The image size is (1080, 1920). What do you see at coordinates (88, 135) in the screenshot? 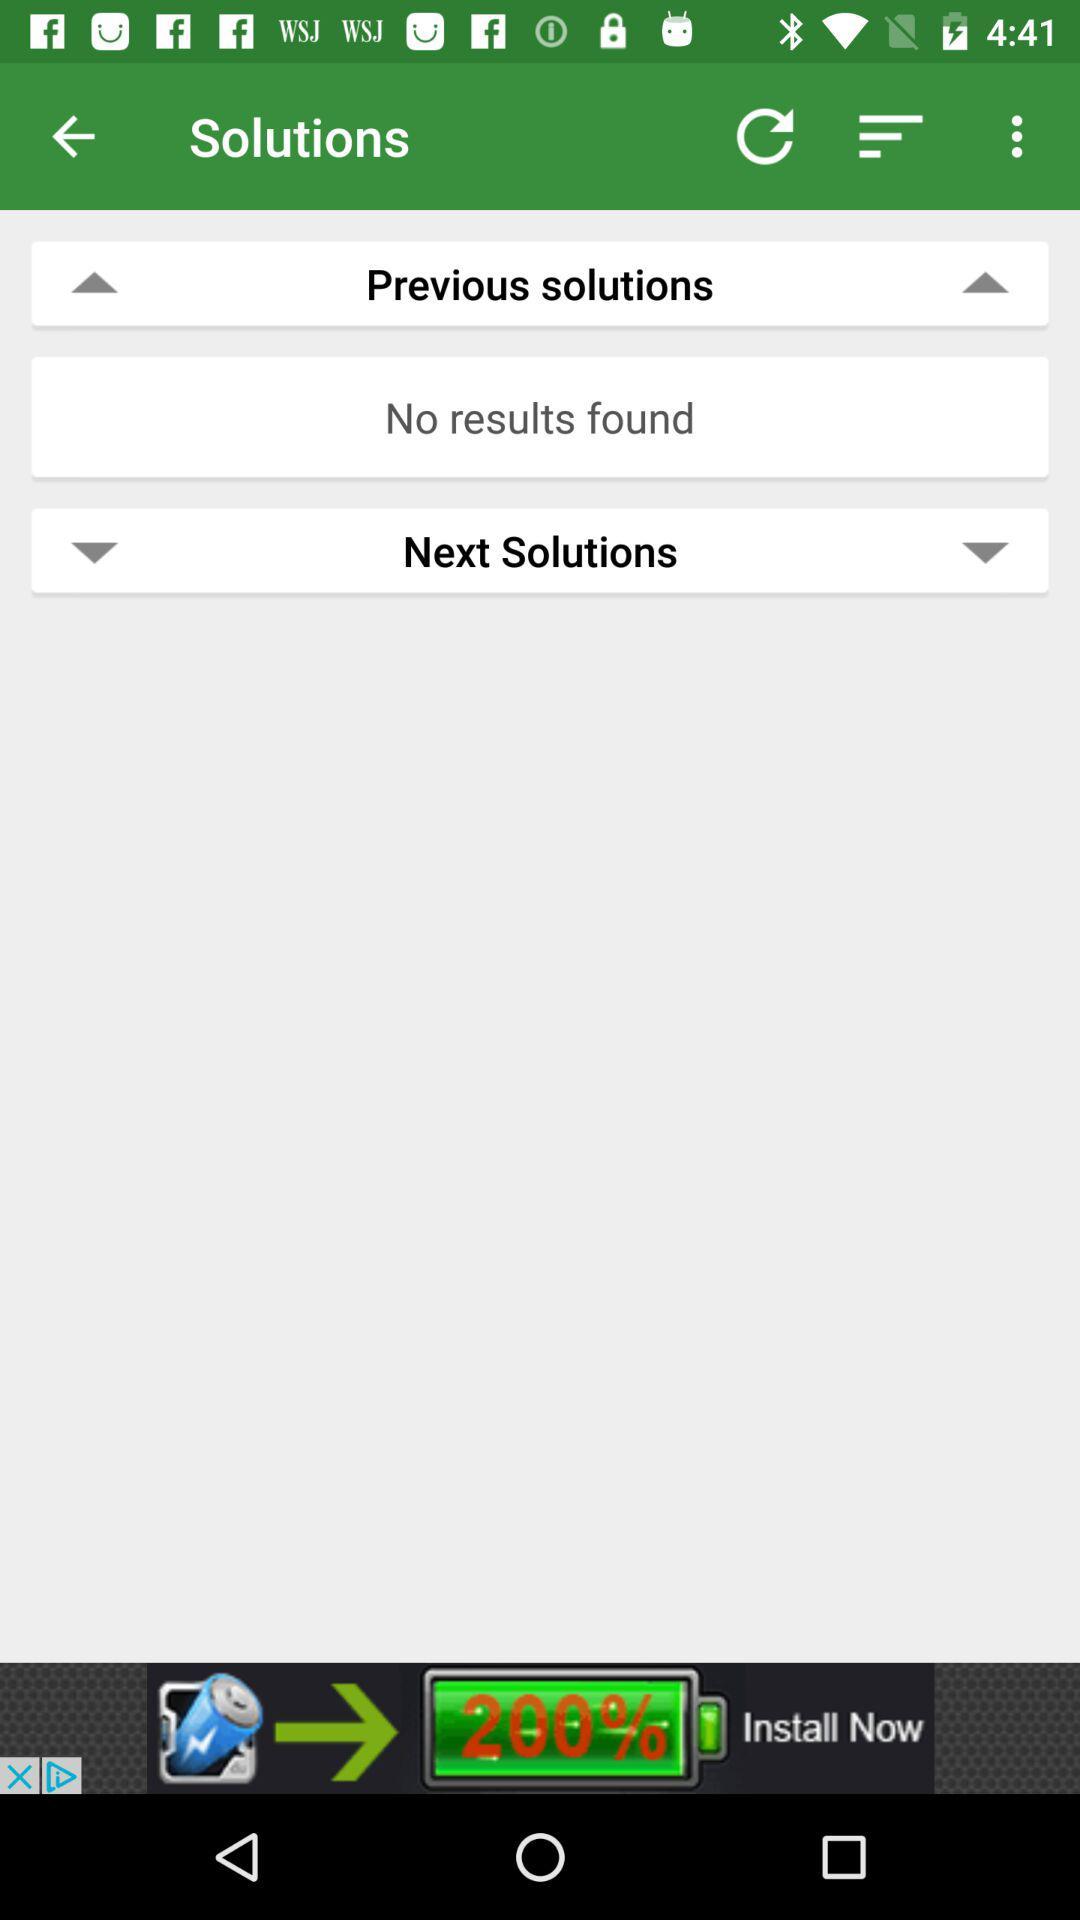
I see `go back` at bounding box center [88, 135].